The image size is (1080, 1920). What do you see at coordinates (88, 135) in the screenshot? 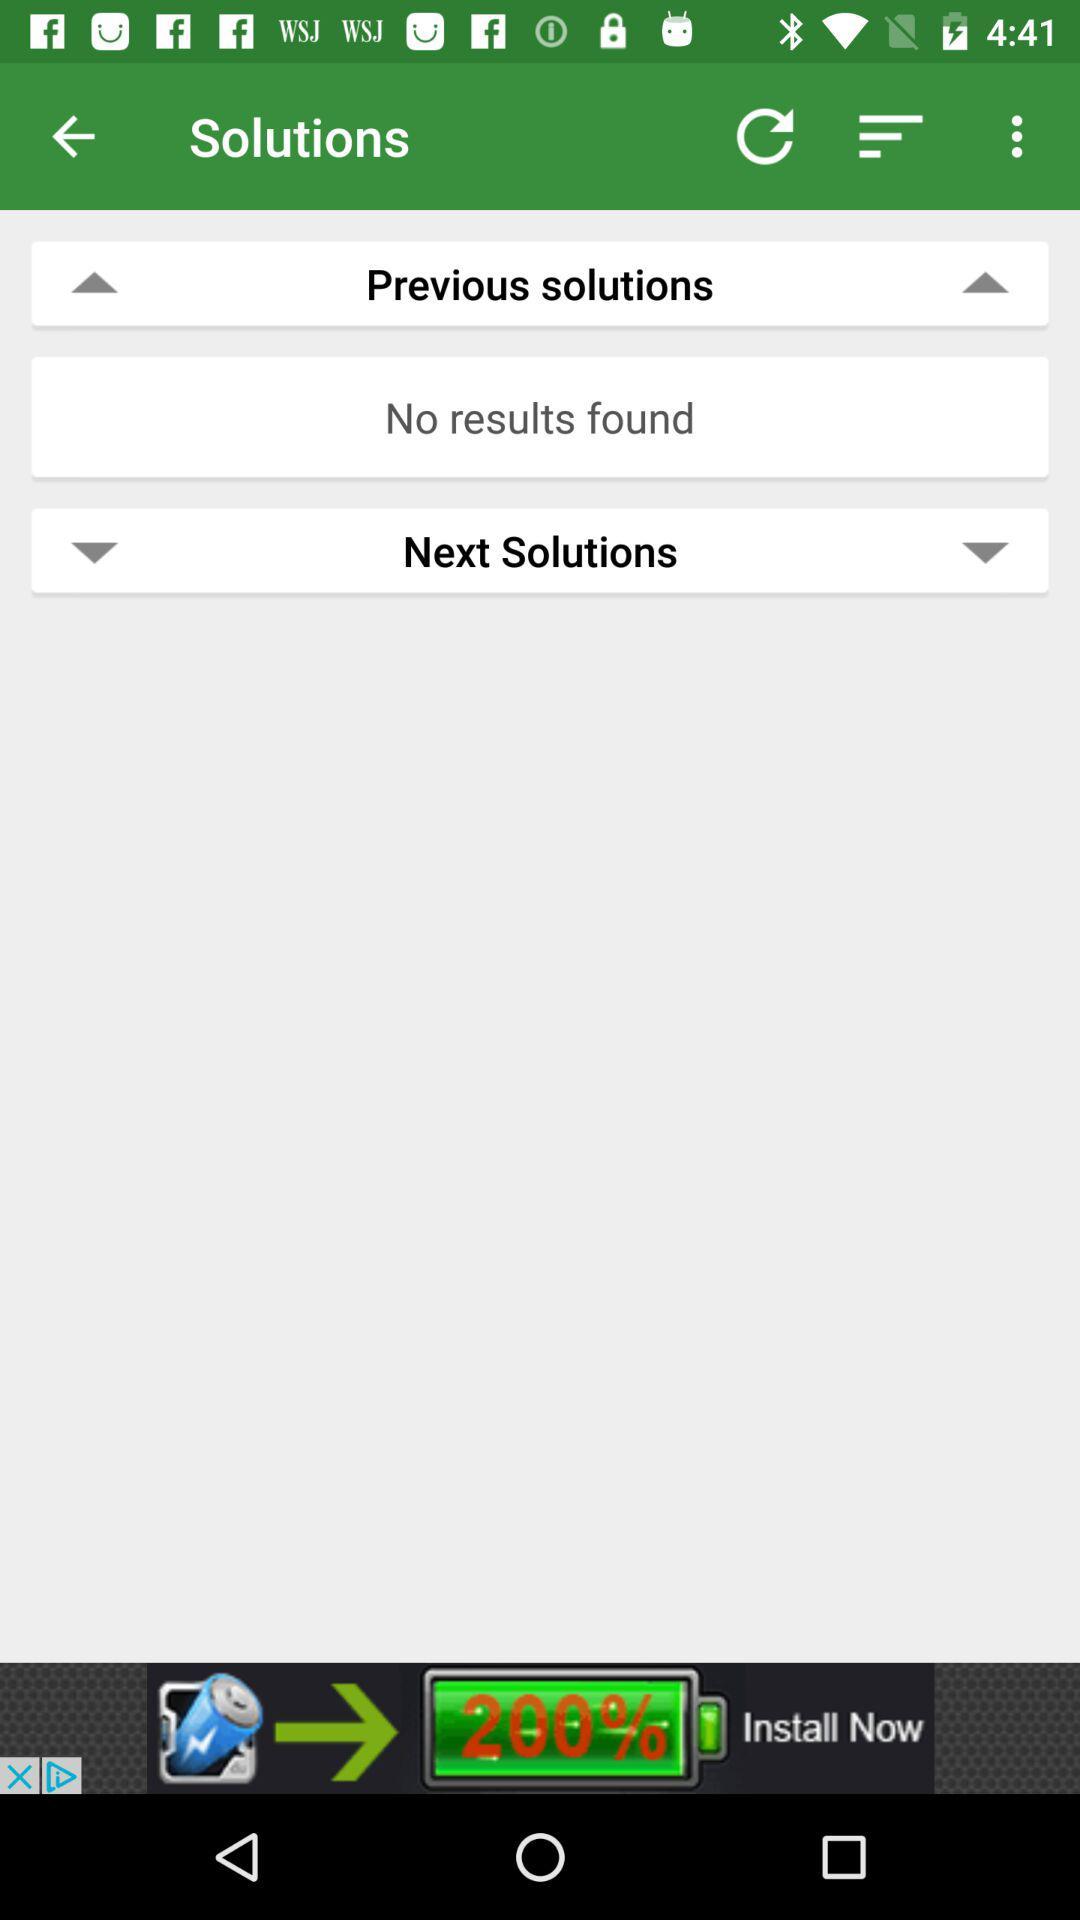
I see `go back` at bounding box center [88, 135].